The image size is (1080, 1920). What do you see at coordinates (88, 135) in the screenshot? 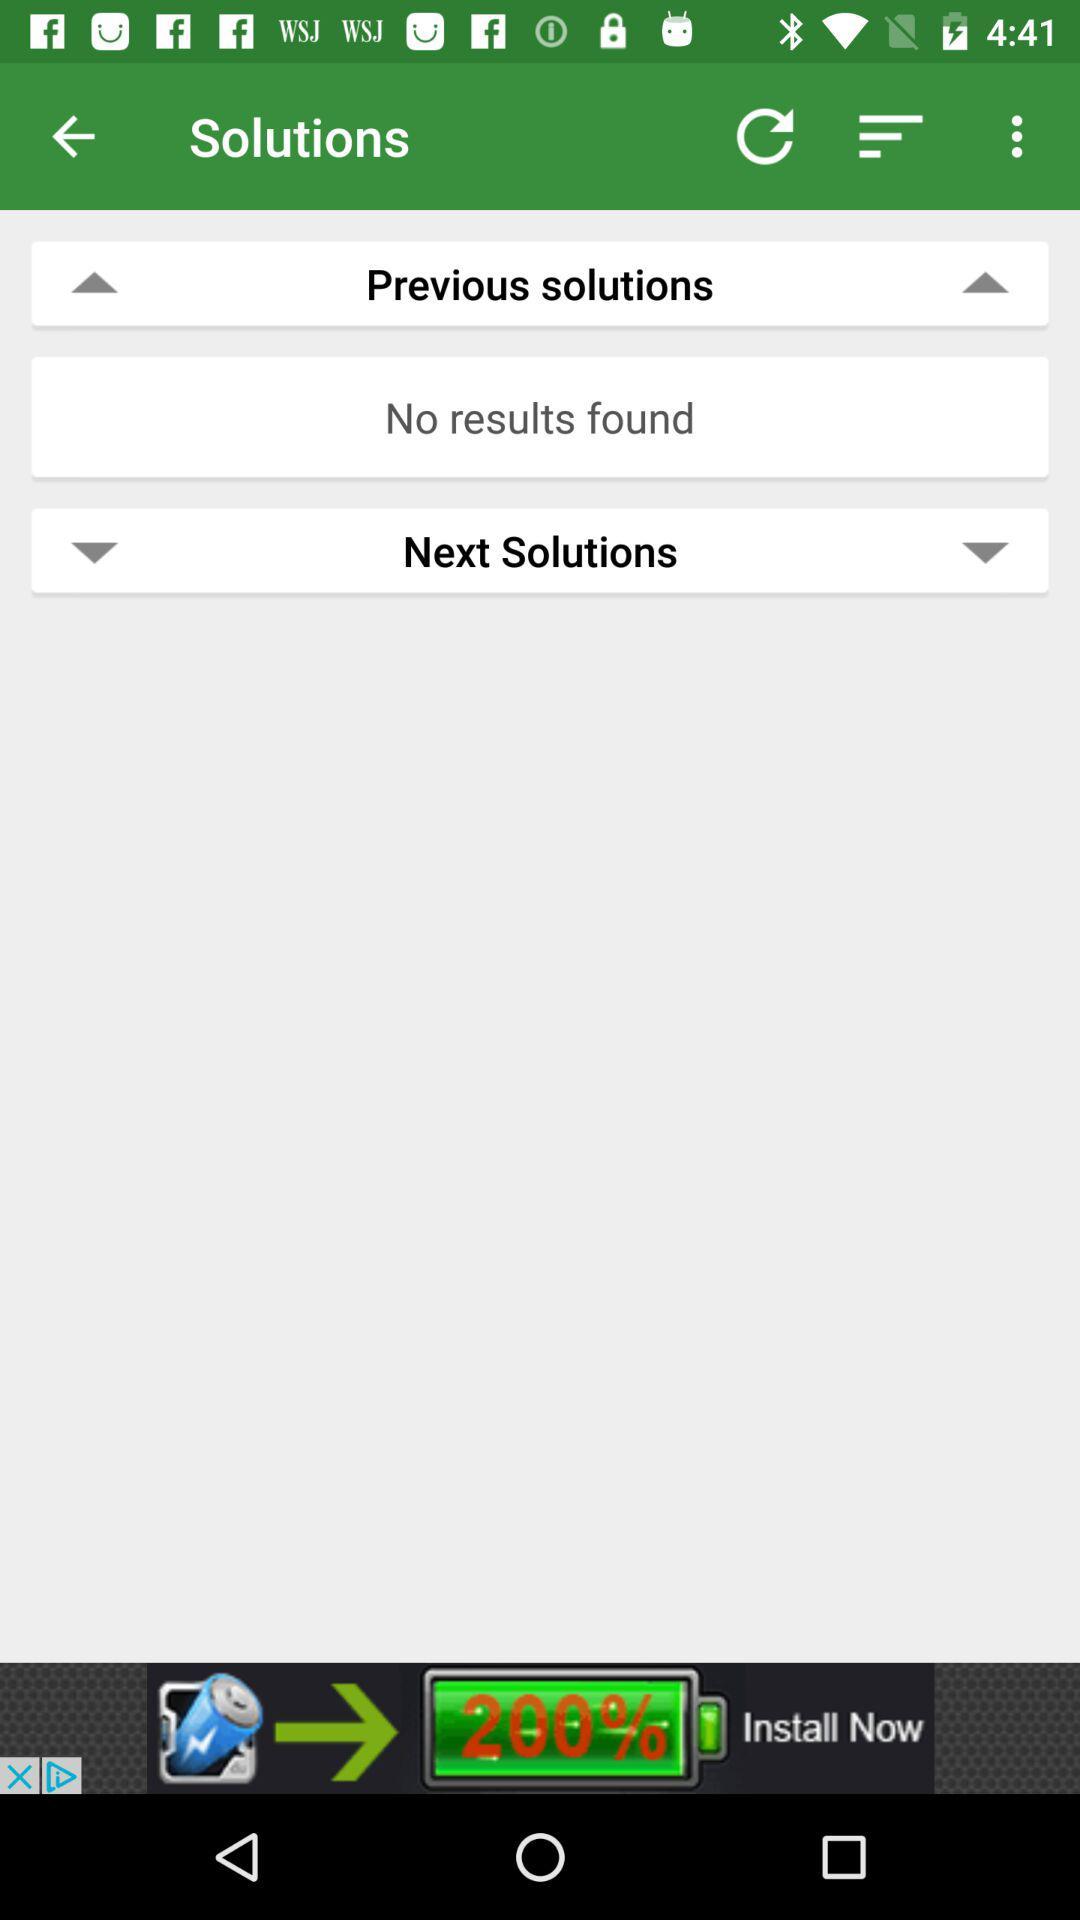
I see `go back` at bounding box center [88, 135].